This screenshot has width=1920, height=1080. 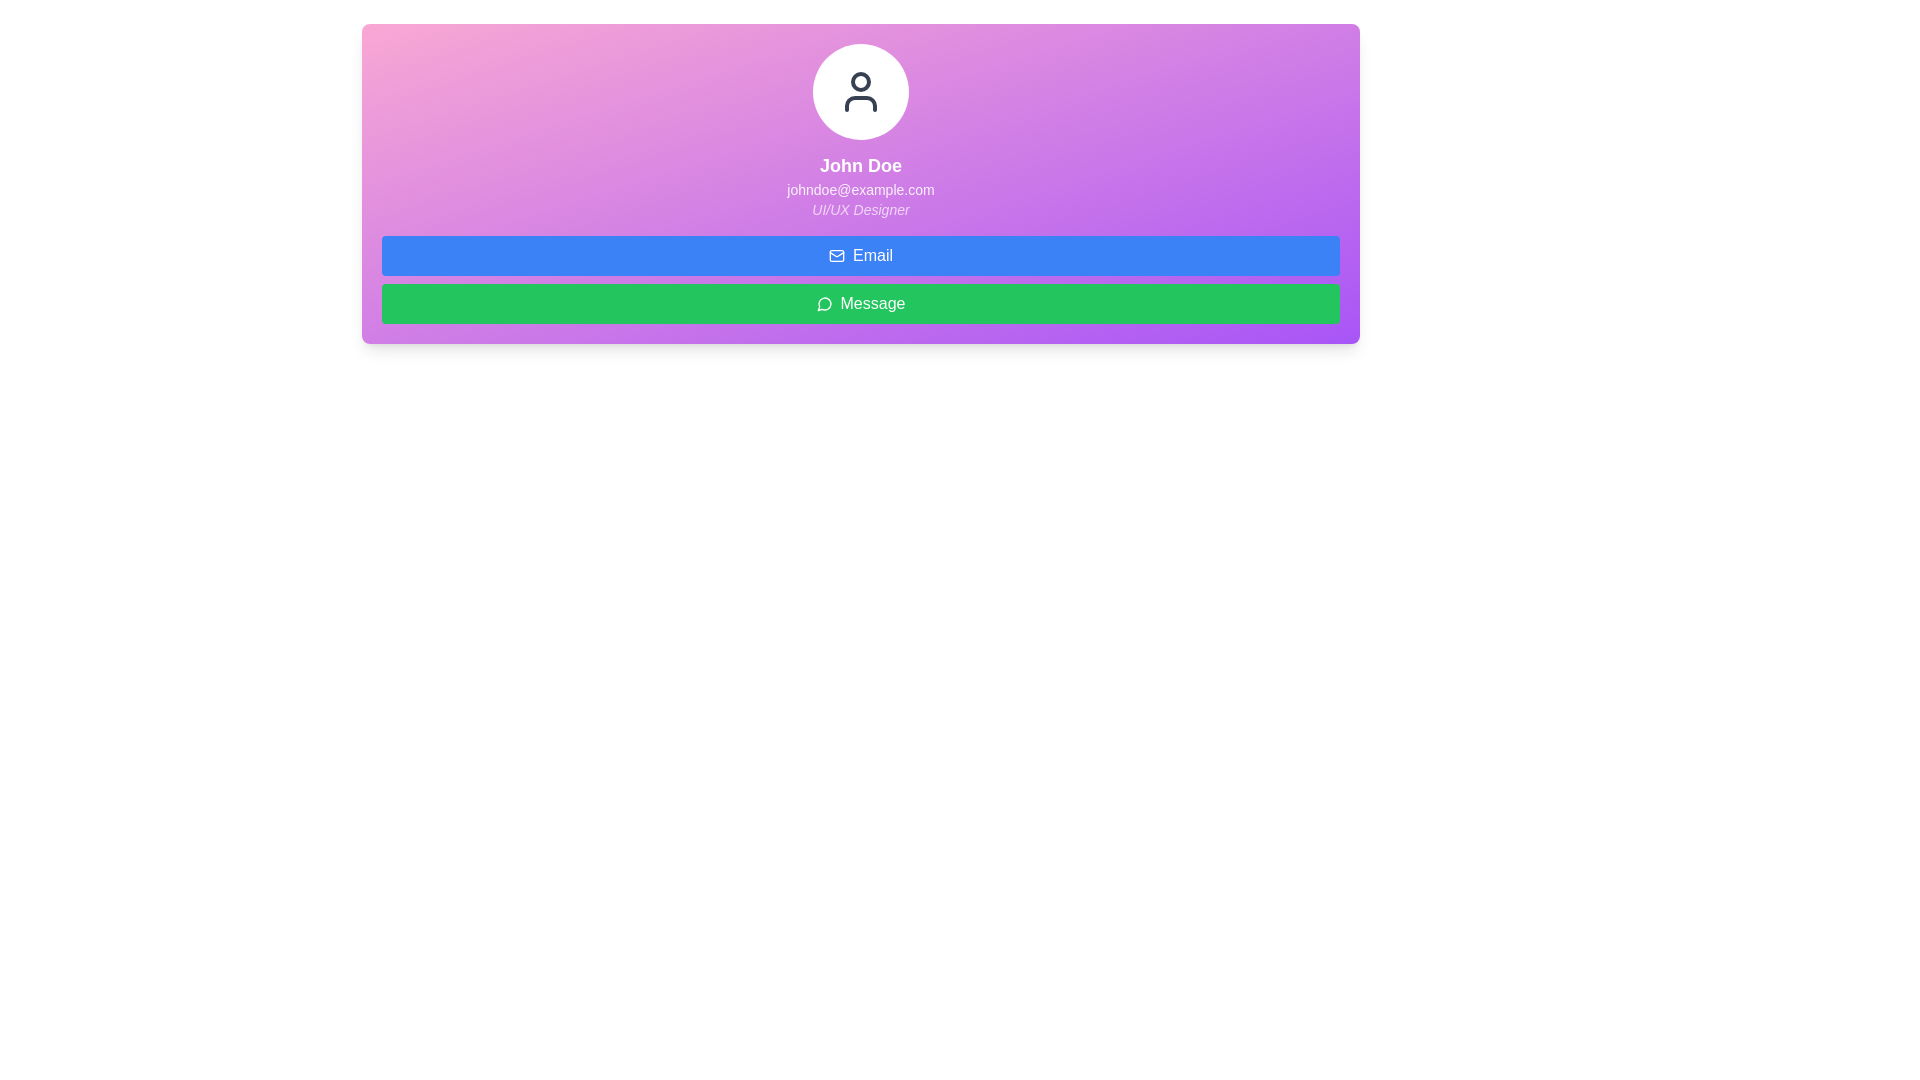 What do you see at coordinates (836, 254) in the screenshot?
I see `the details of the email icon located within the blue rectangular button labeled 'Email'` at bounding box center [836, 254].